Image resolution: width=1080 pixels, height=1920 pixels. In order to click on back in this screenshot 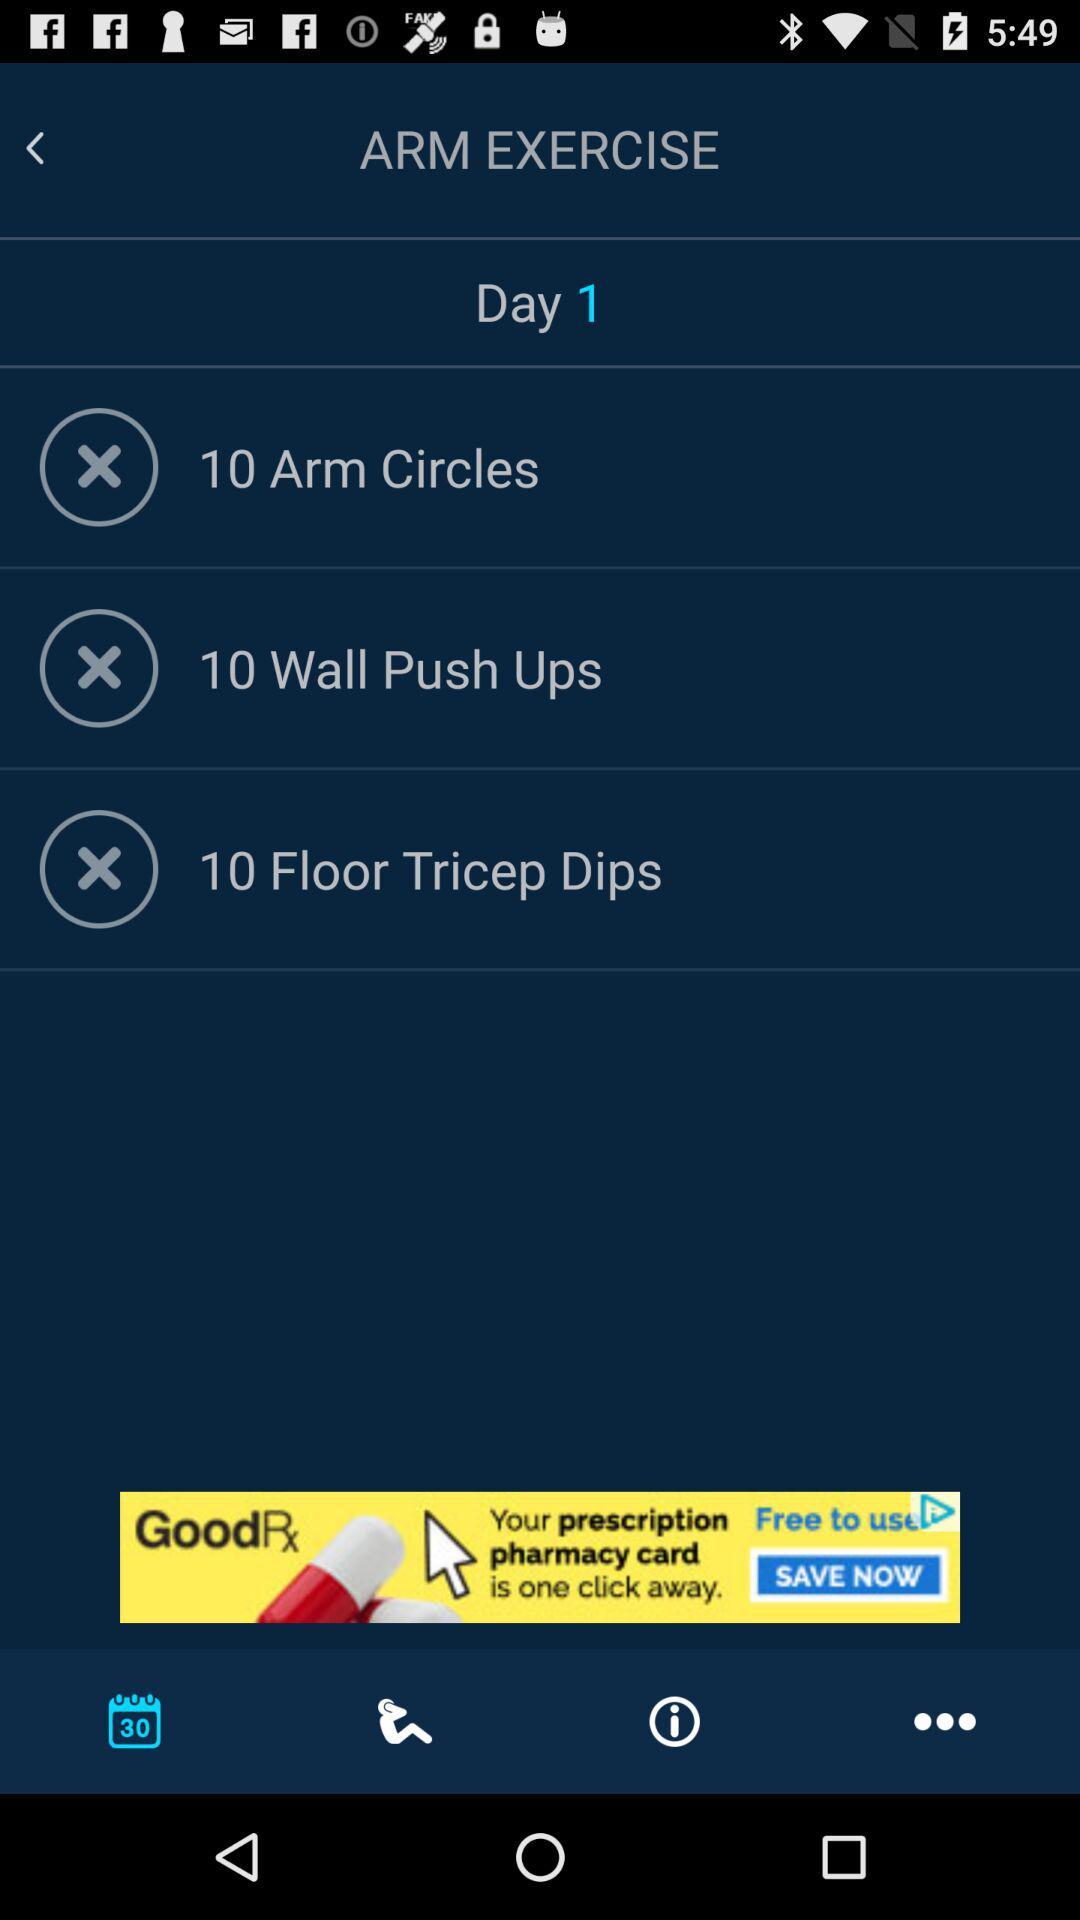, I will do `click(58, 147)`.